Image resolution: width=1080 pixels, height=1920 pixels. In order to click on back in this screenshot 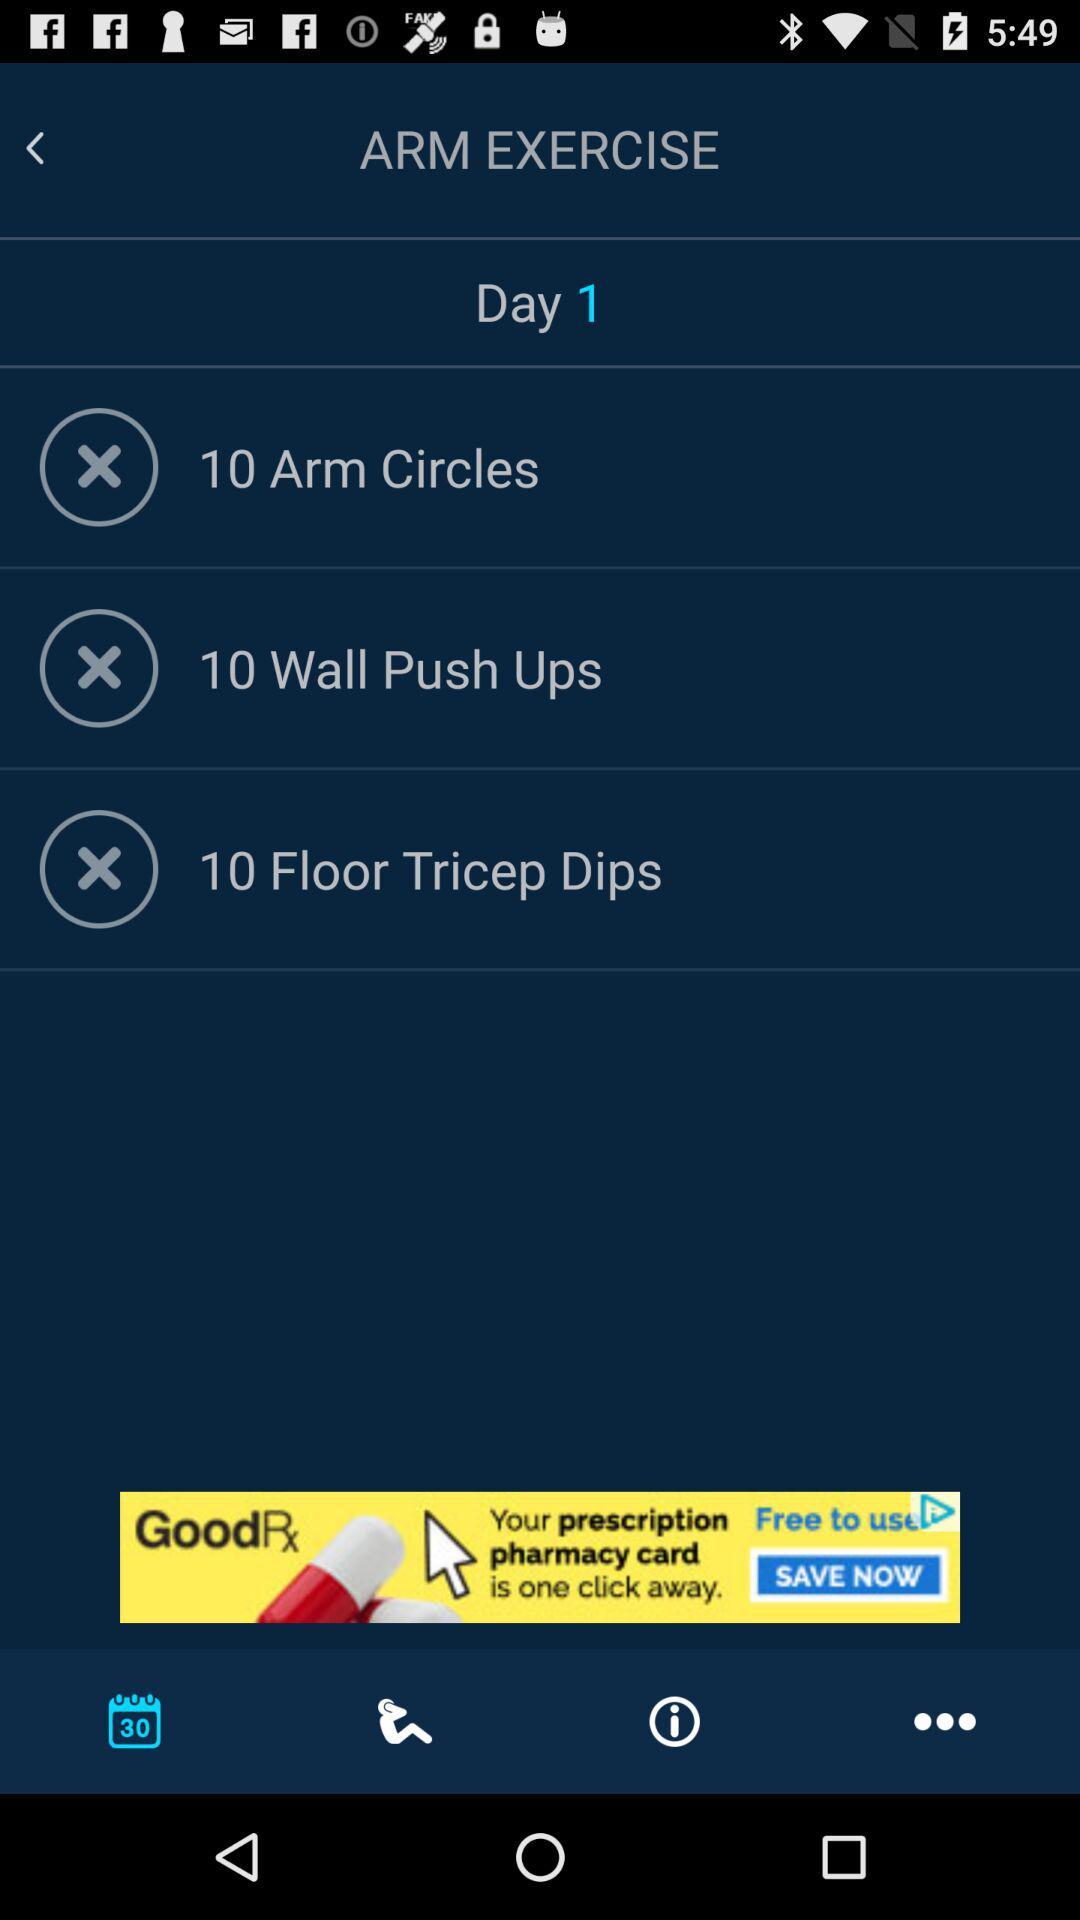, I will do `click(58, 147)`.